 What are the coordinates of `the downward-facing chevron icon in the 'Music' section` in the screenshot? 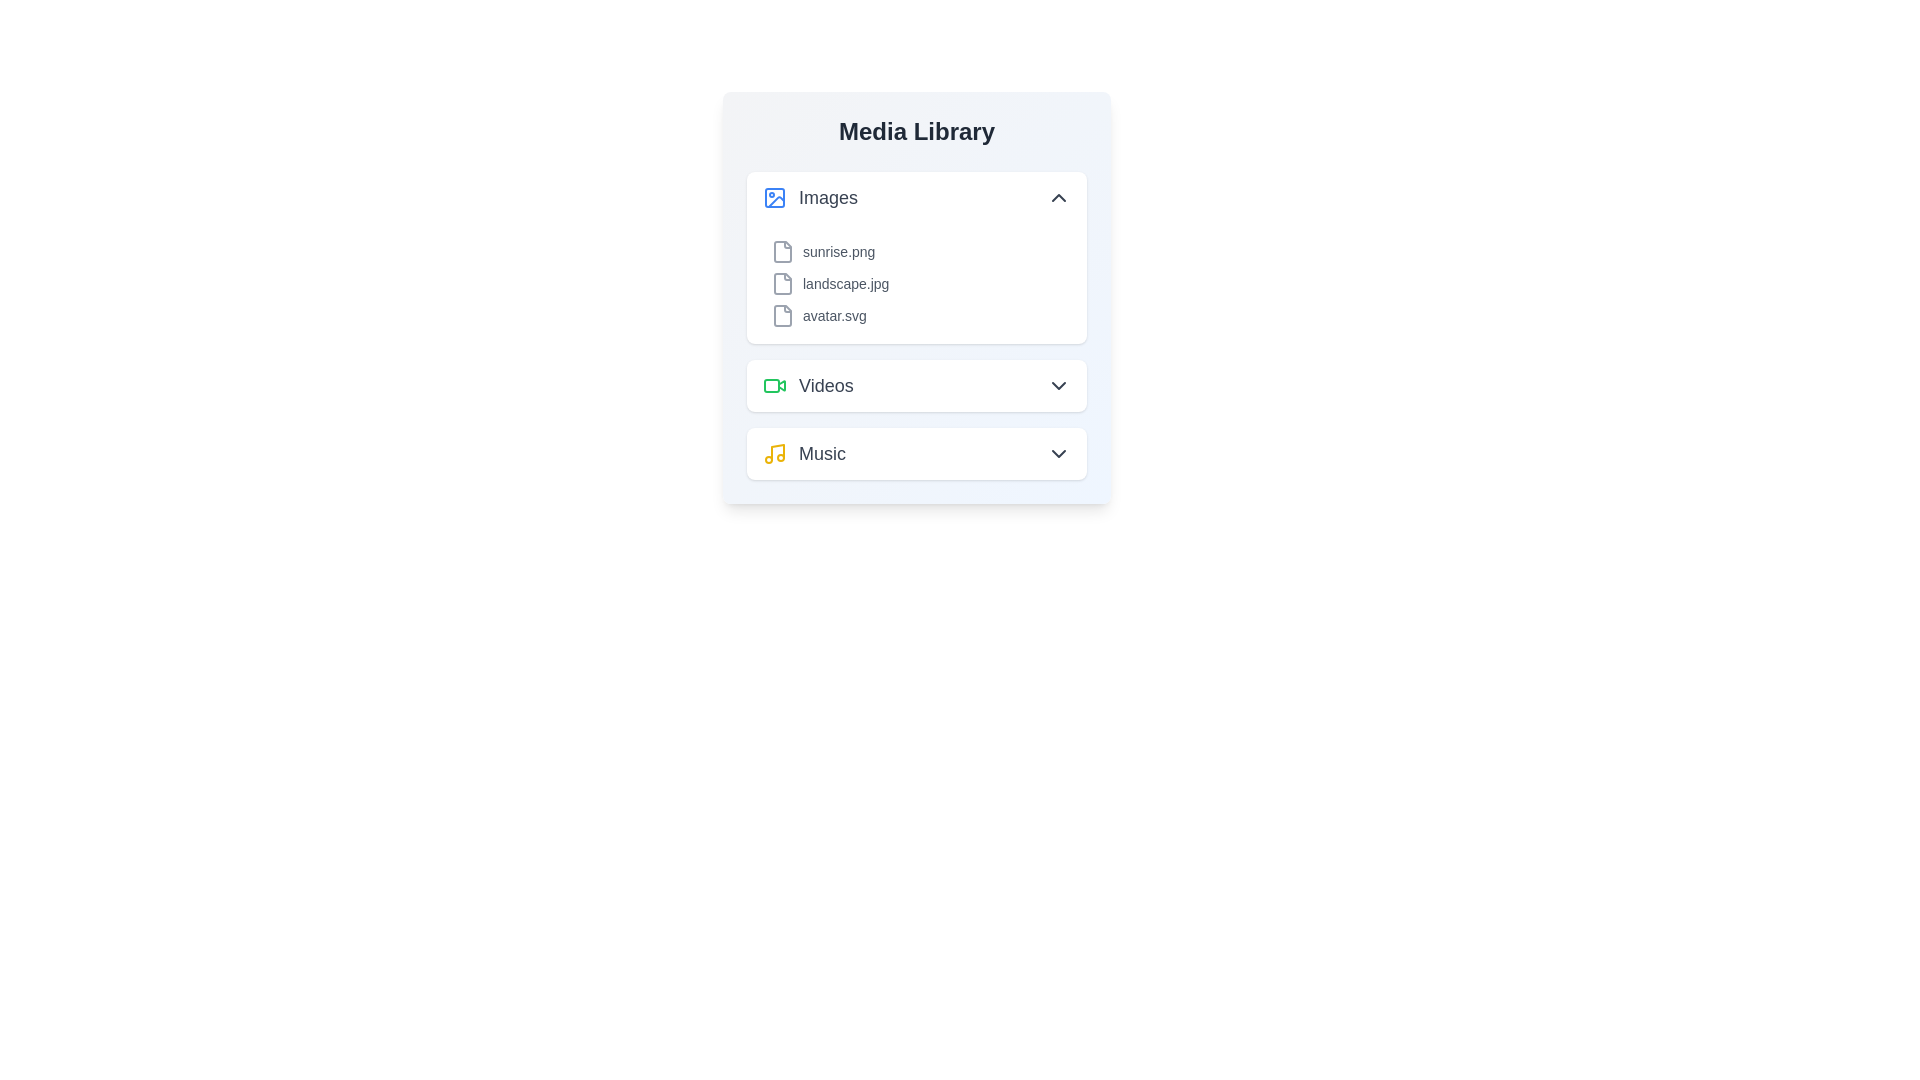 It's located at (1058, 454).